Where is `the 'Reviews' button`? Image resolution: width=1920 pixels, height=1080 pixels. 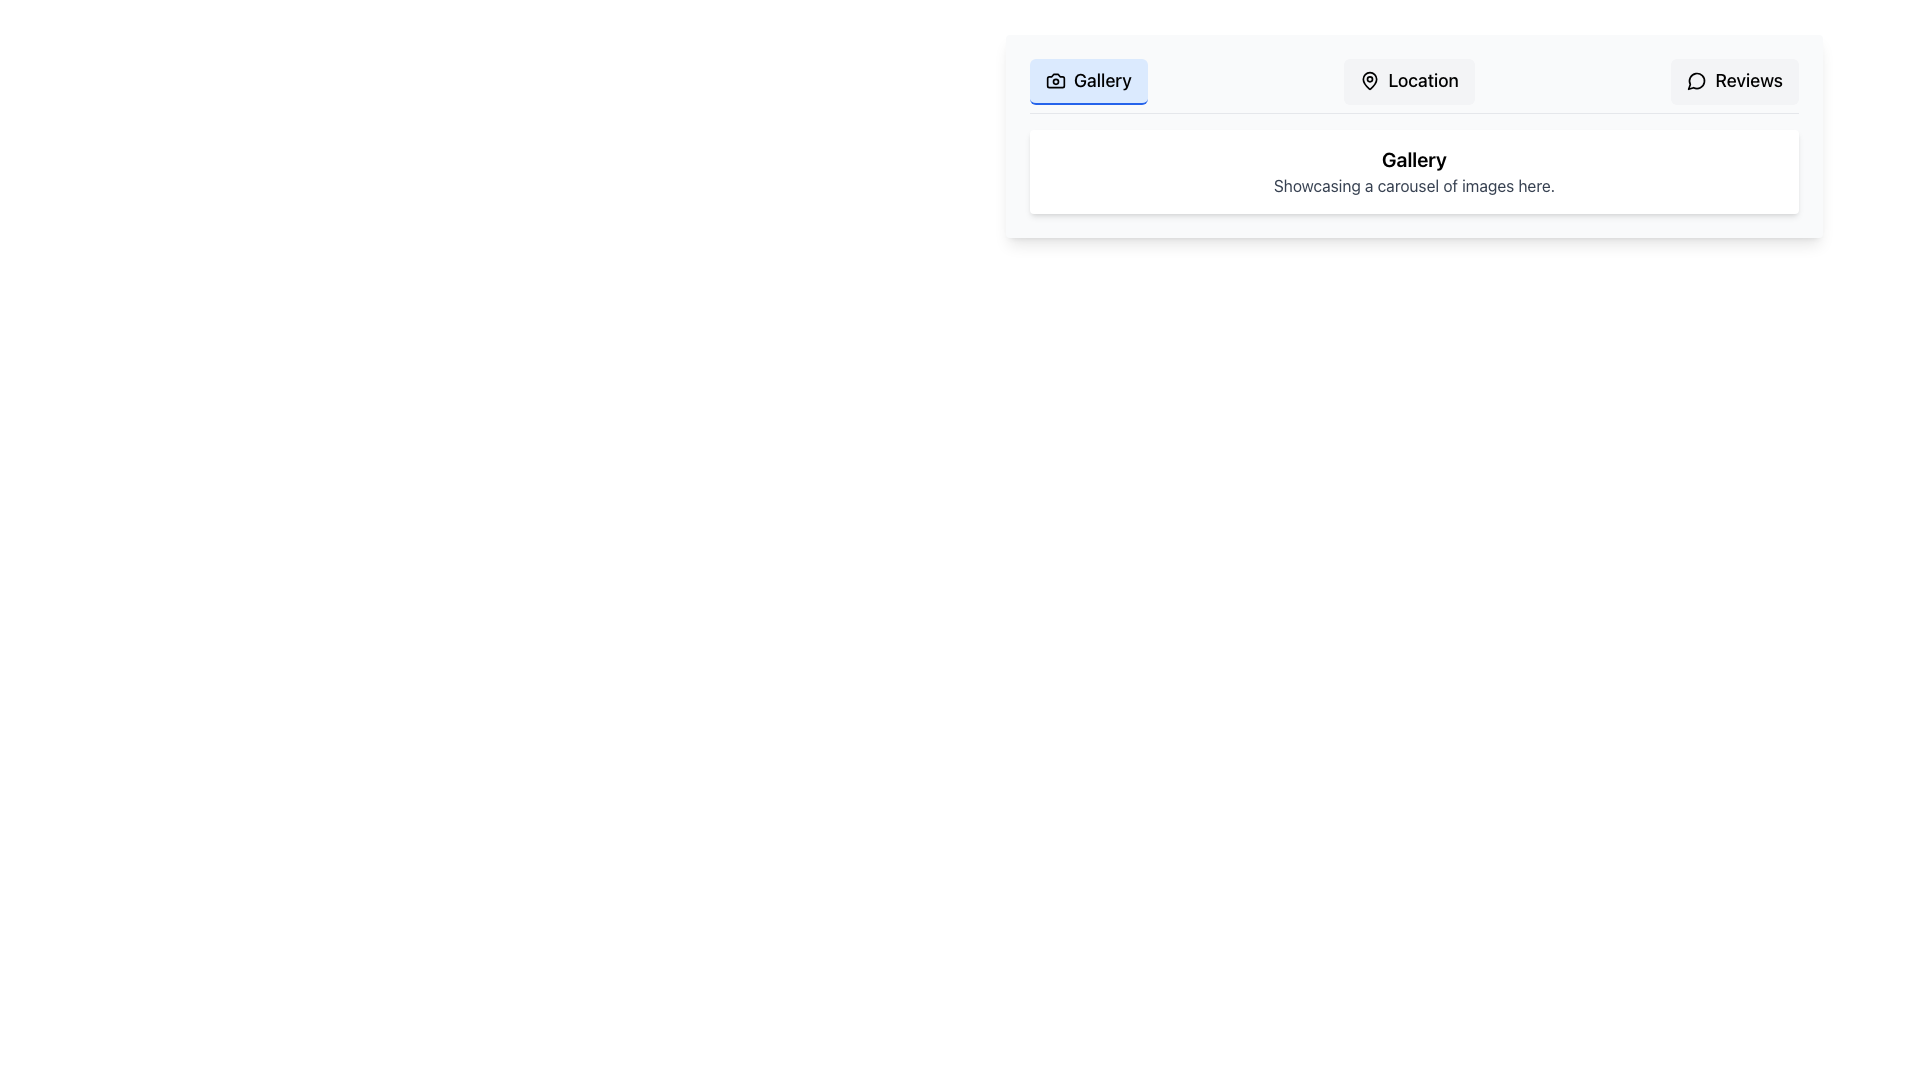 the 'Reviews' button is located at coordinates (1734, 80).